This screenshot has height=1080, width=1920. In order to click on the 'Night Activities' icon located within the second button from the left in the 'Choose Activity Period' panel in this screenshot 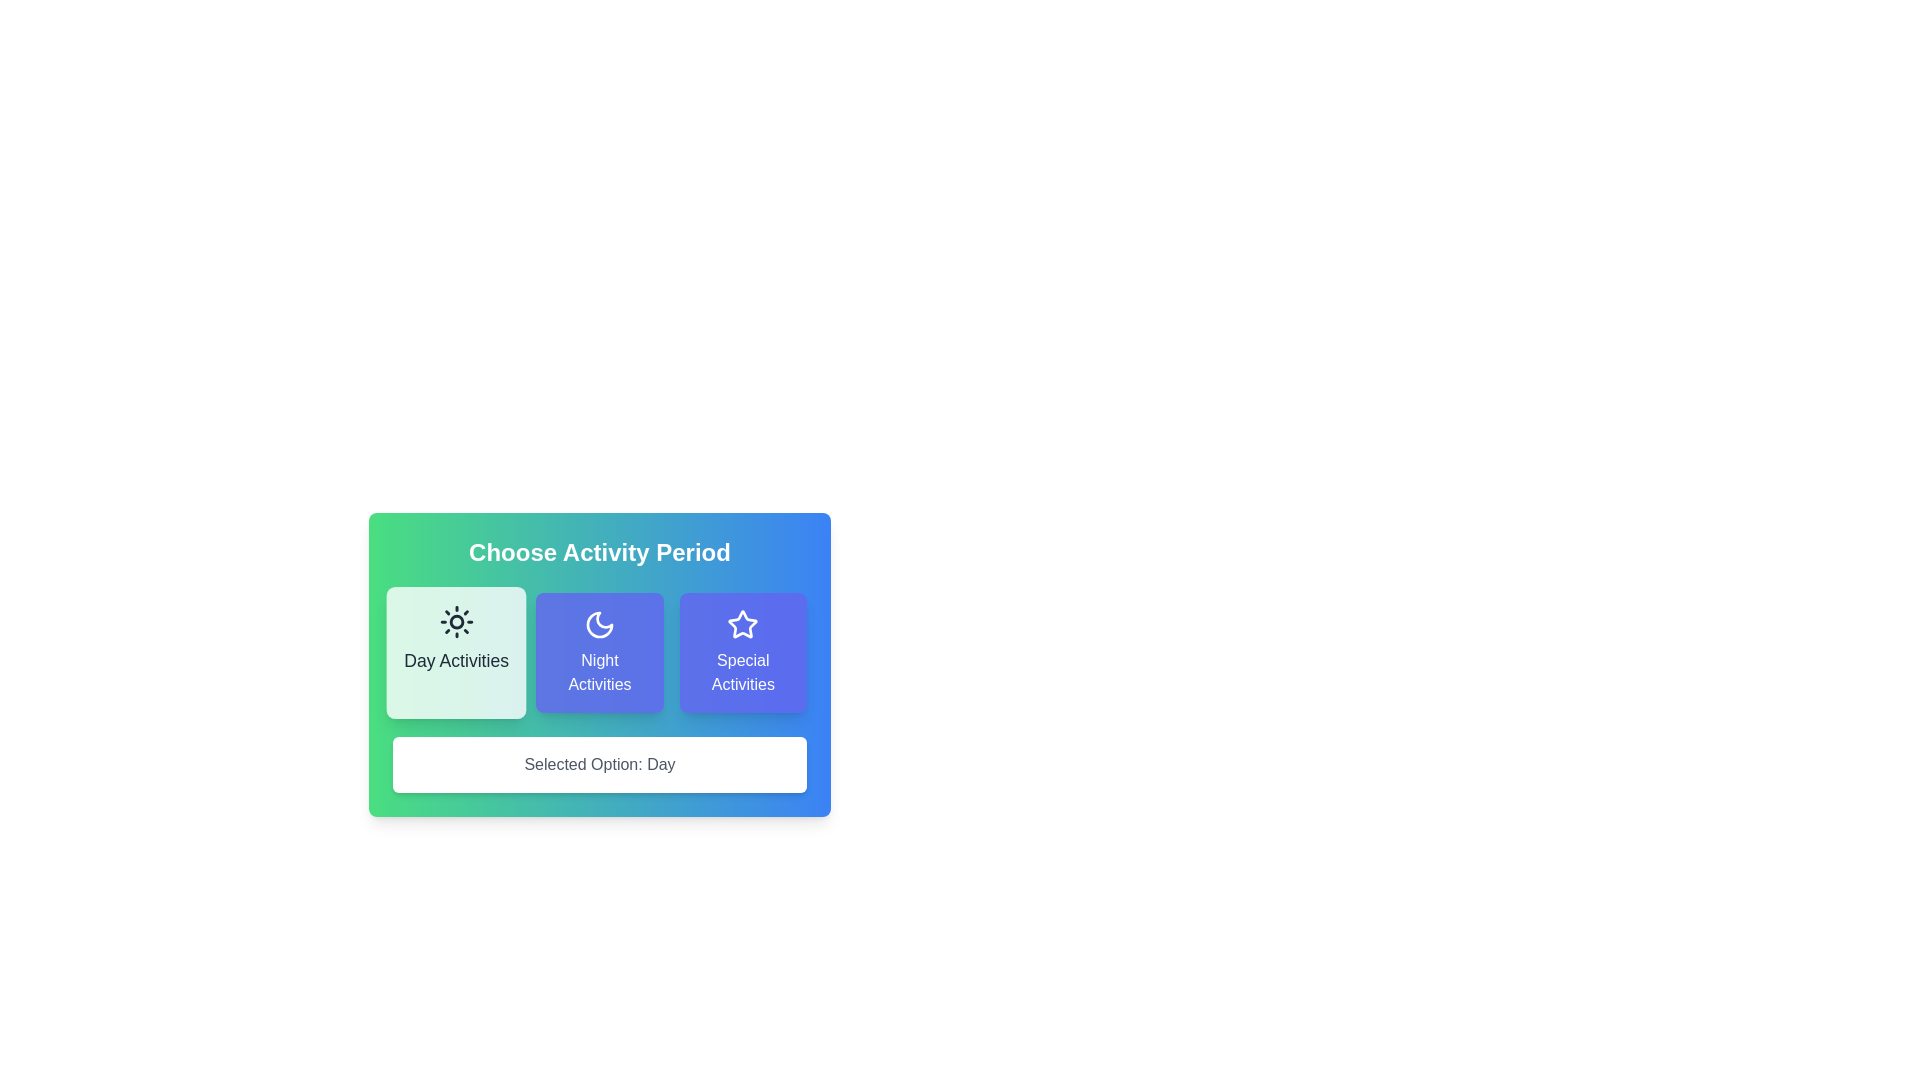, I will do `click(599, 623)`.